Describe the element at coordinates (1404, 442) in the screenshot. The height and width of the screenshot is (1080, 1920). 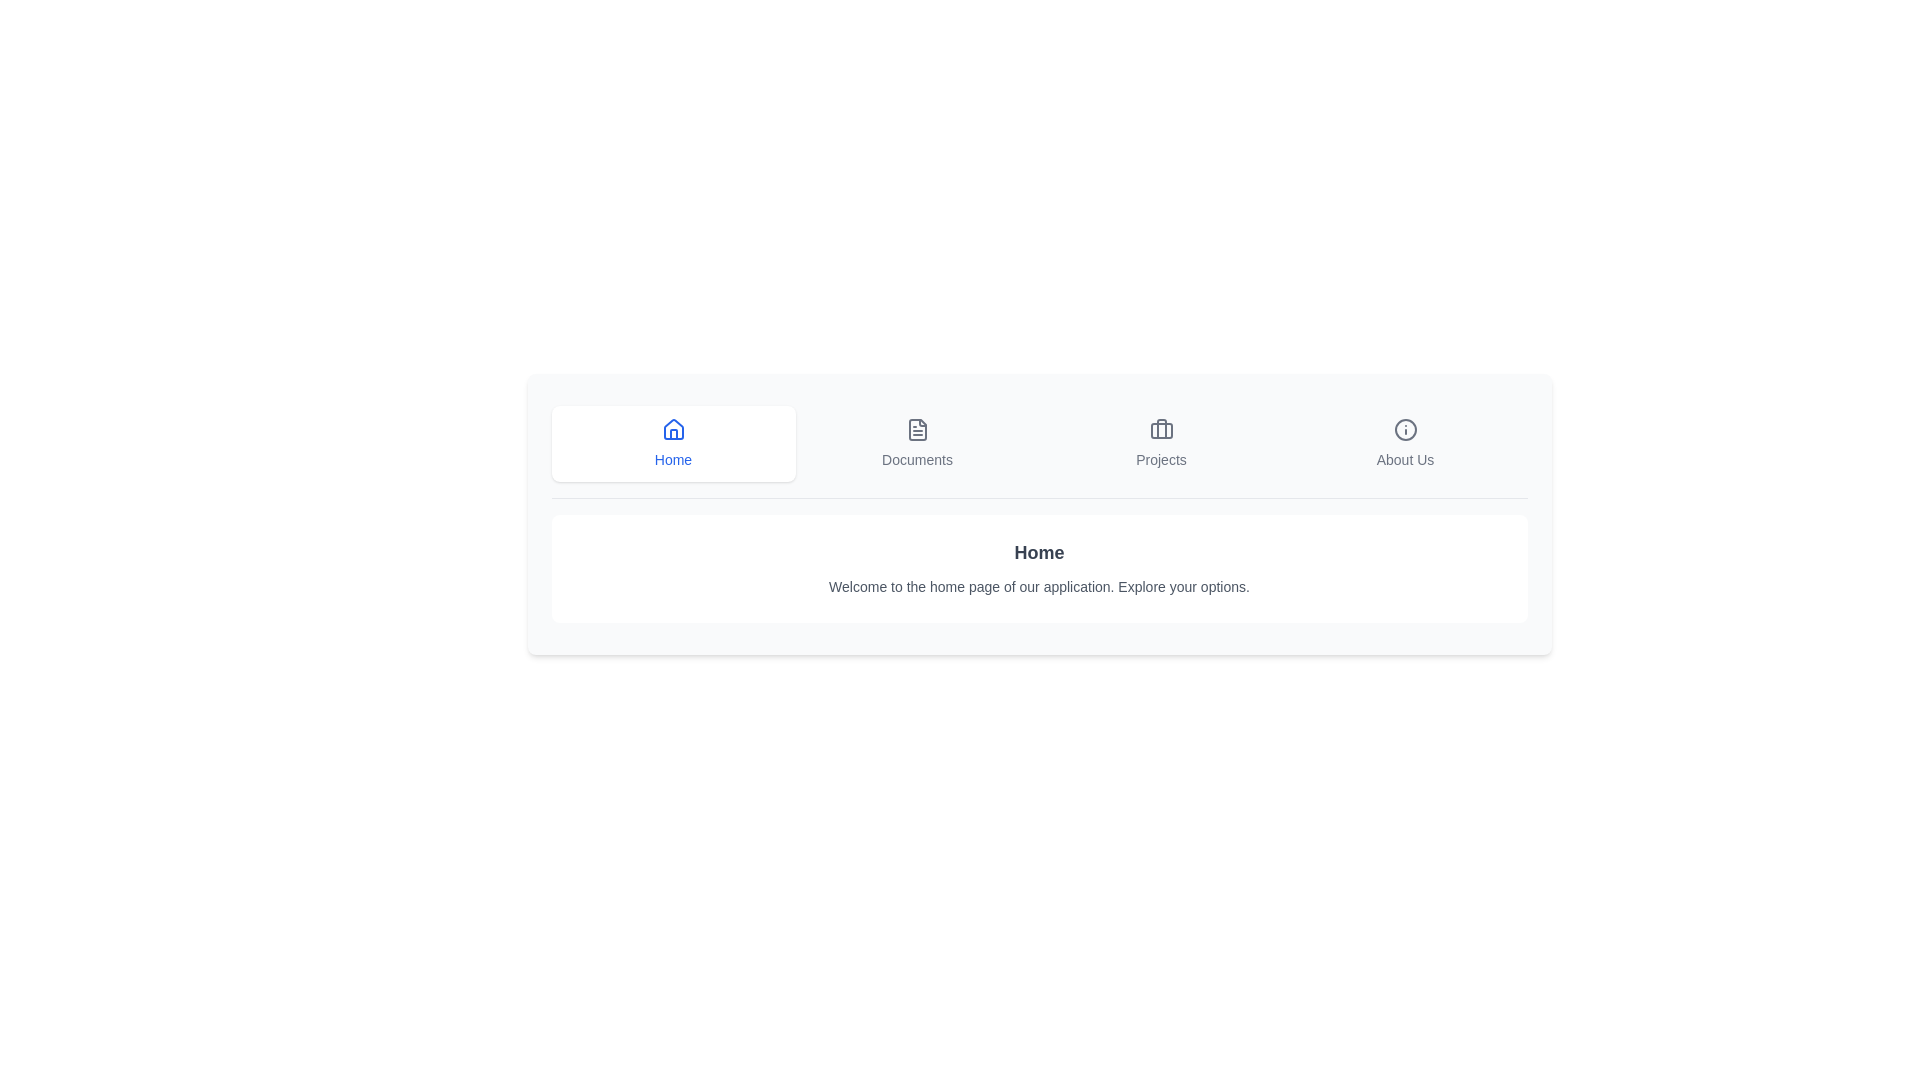
I see `the tab labeled About Us to observe the hover effect` at that location.